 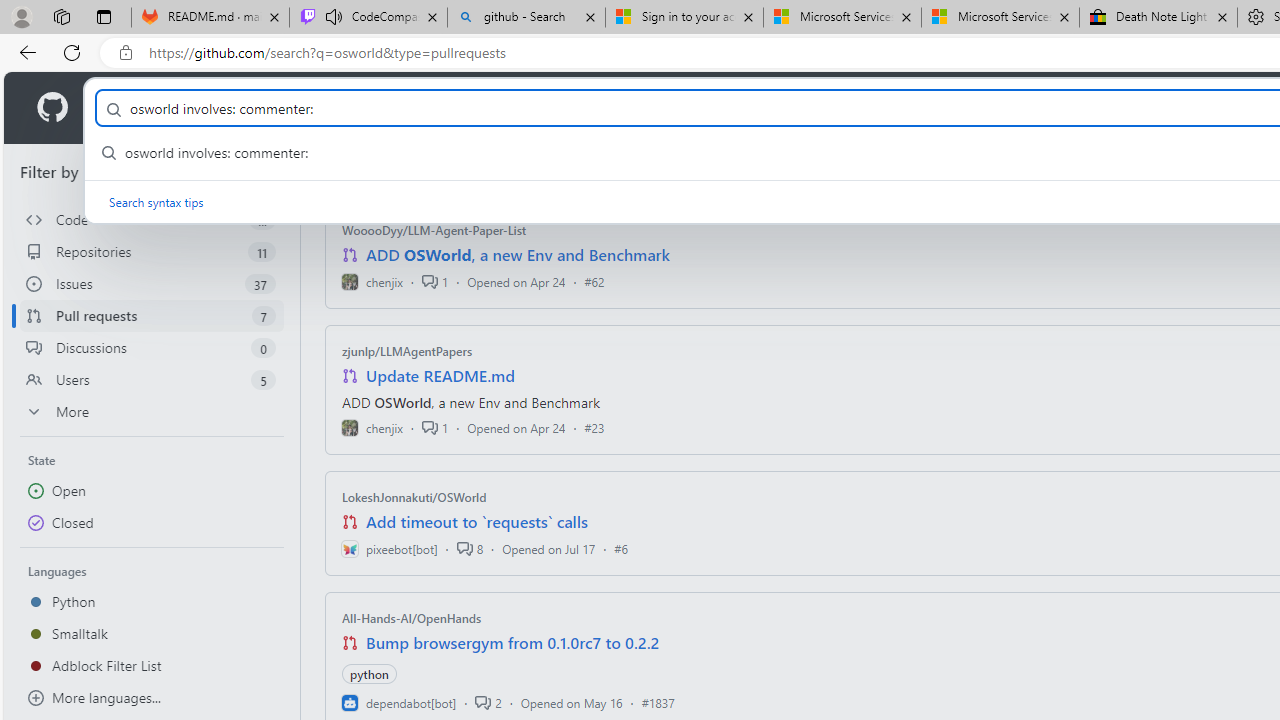 What do you see at coordinates (389, 548) in the screenshot?
I see `'pixeebot[bot]'` at bounding box center [389, 548].